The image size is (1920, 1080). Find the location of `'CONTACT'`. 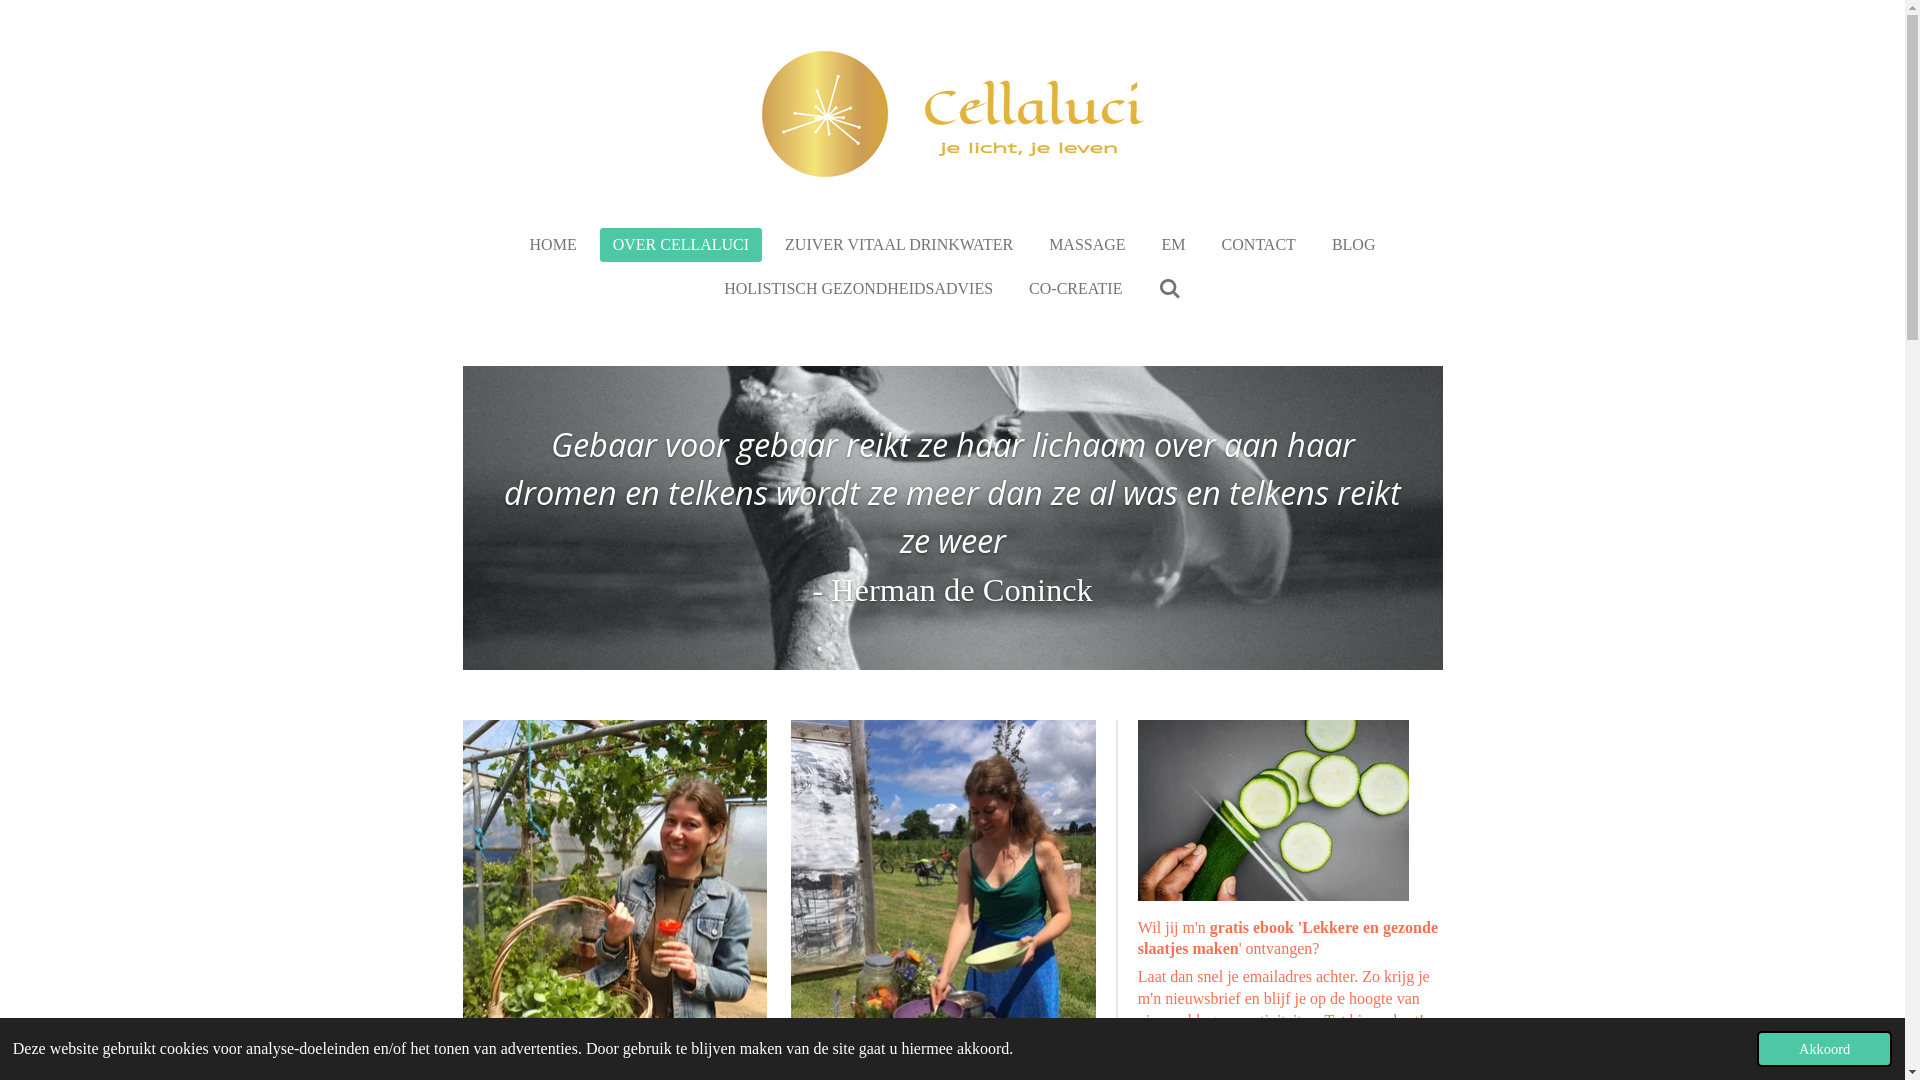

'CONTACT' is located at coordinates (1208, 244).